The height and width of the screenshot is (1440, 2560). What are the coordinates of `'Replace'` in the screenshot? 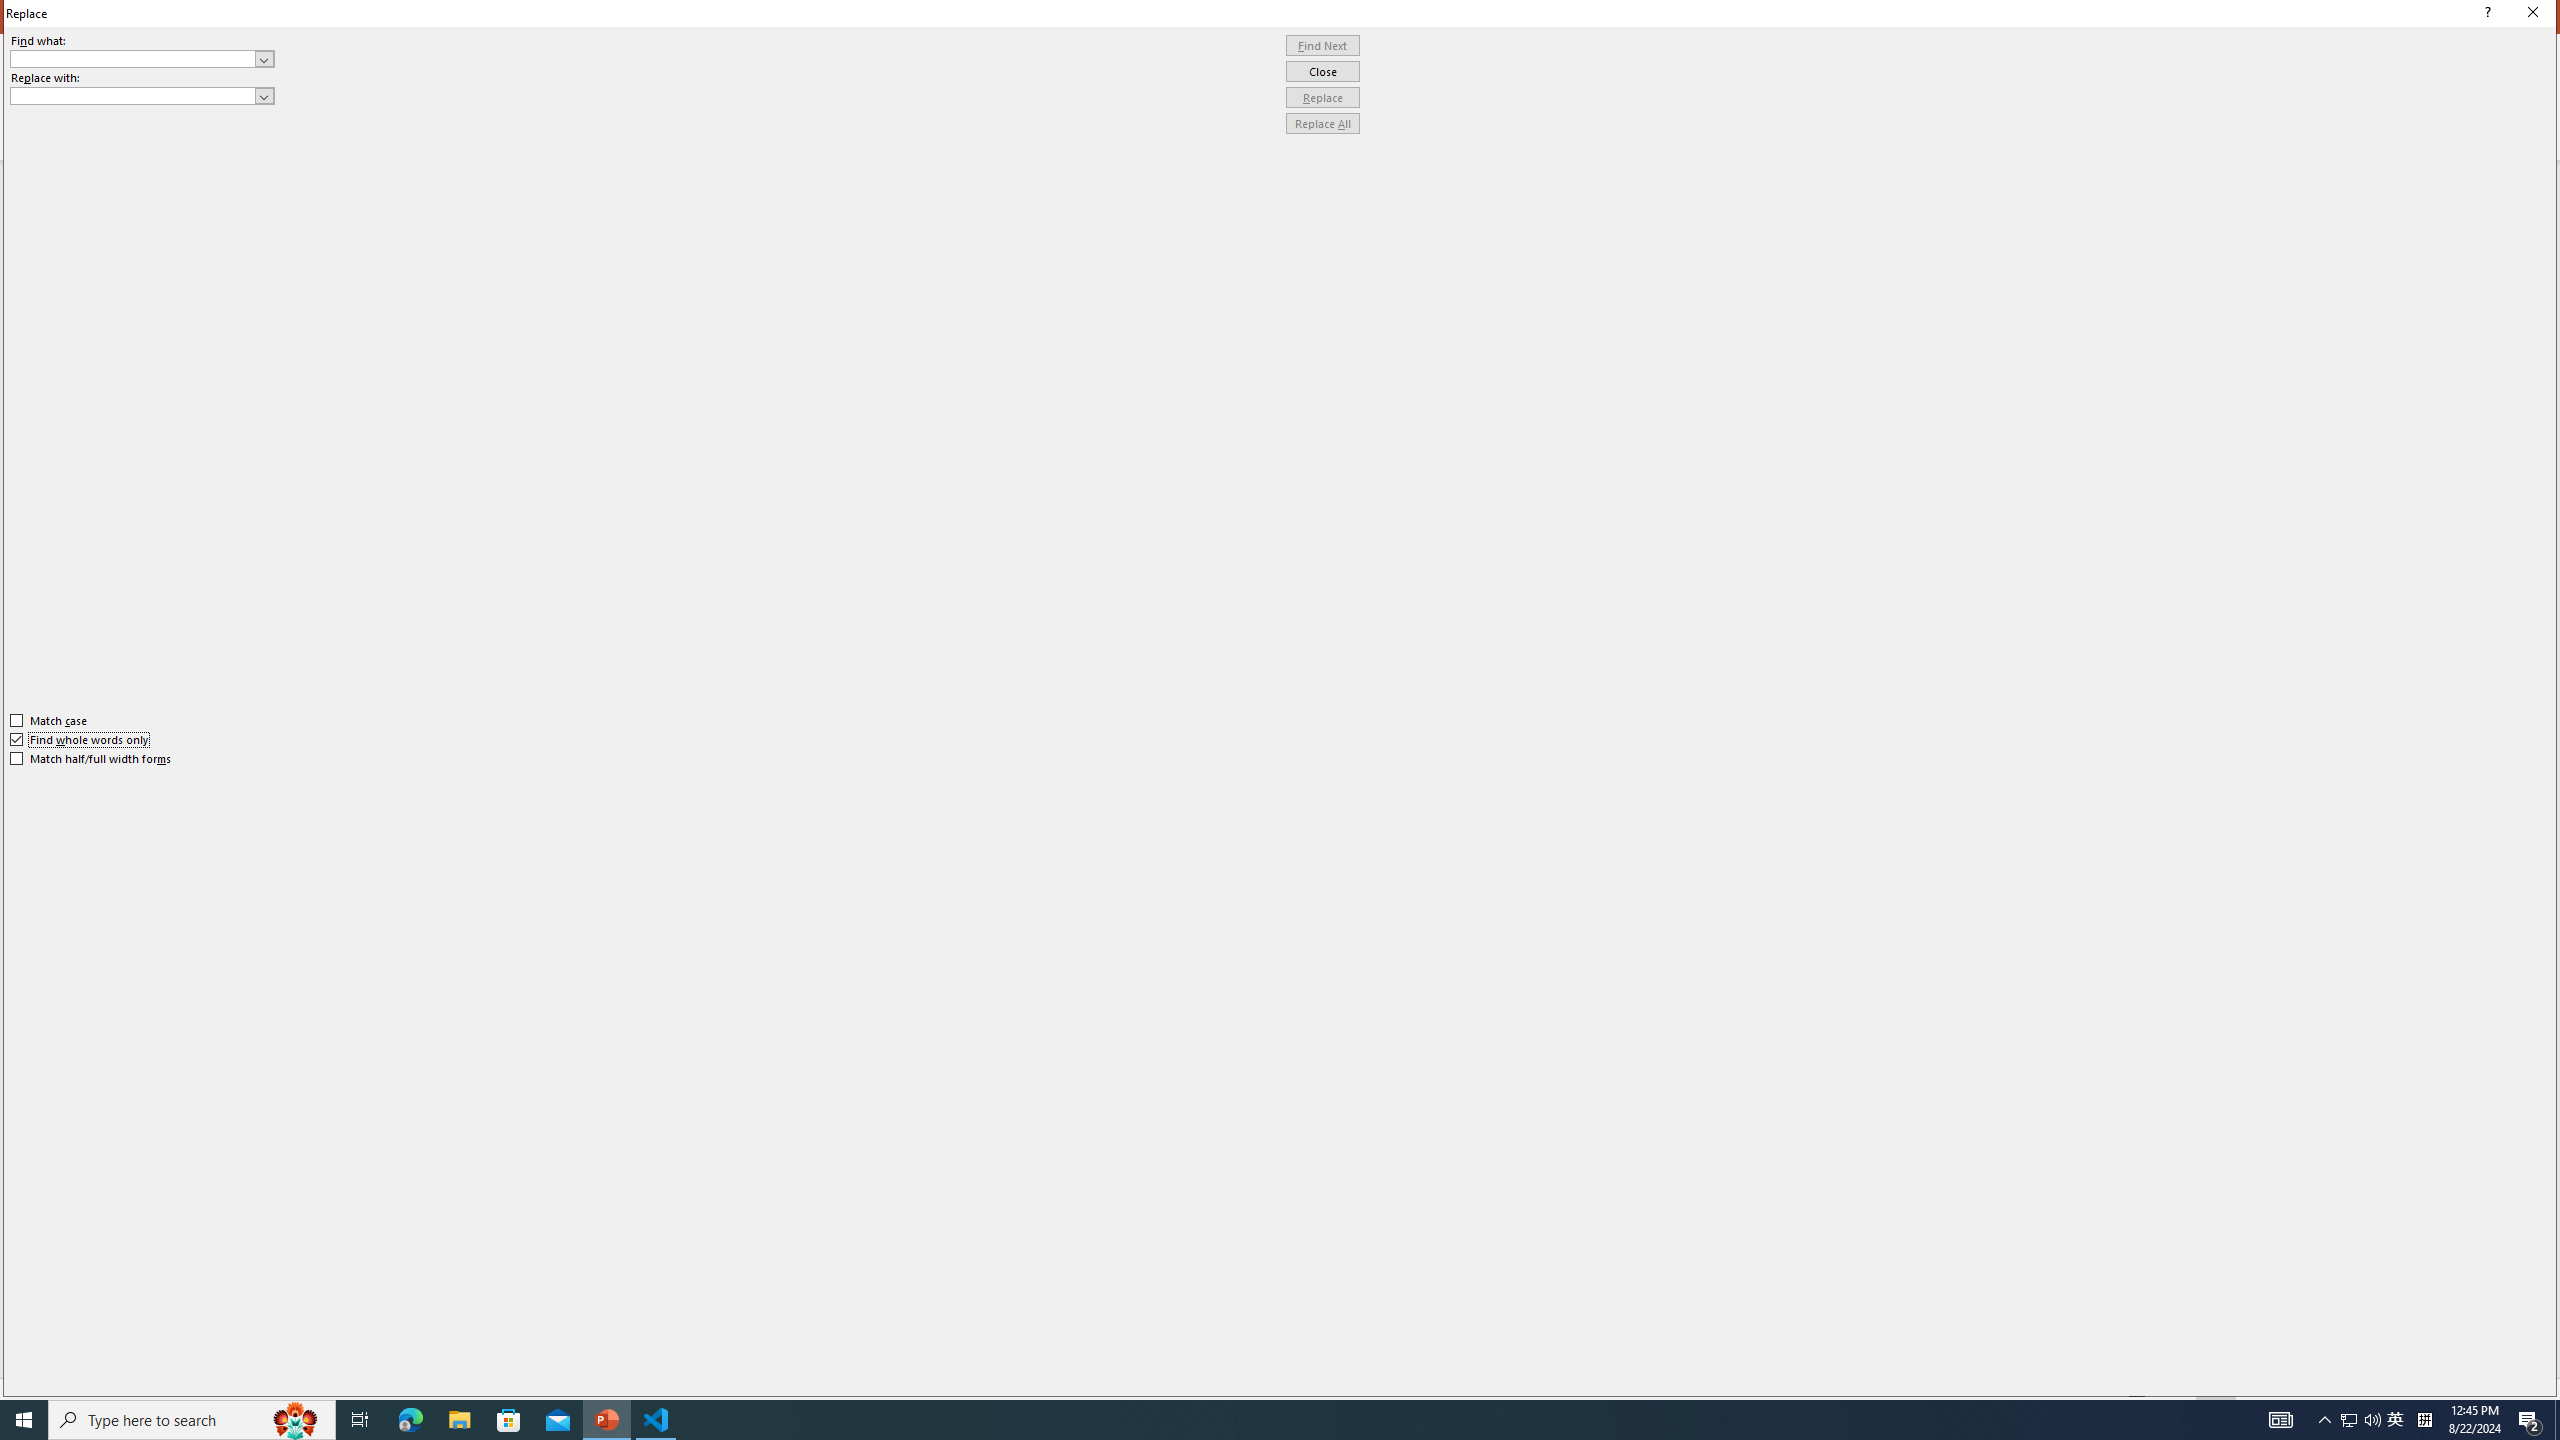 It's located at (1322, 96).